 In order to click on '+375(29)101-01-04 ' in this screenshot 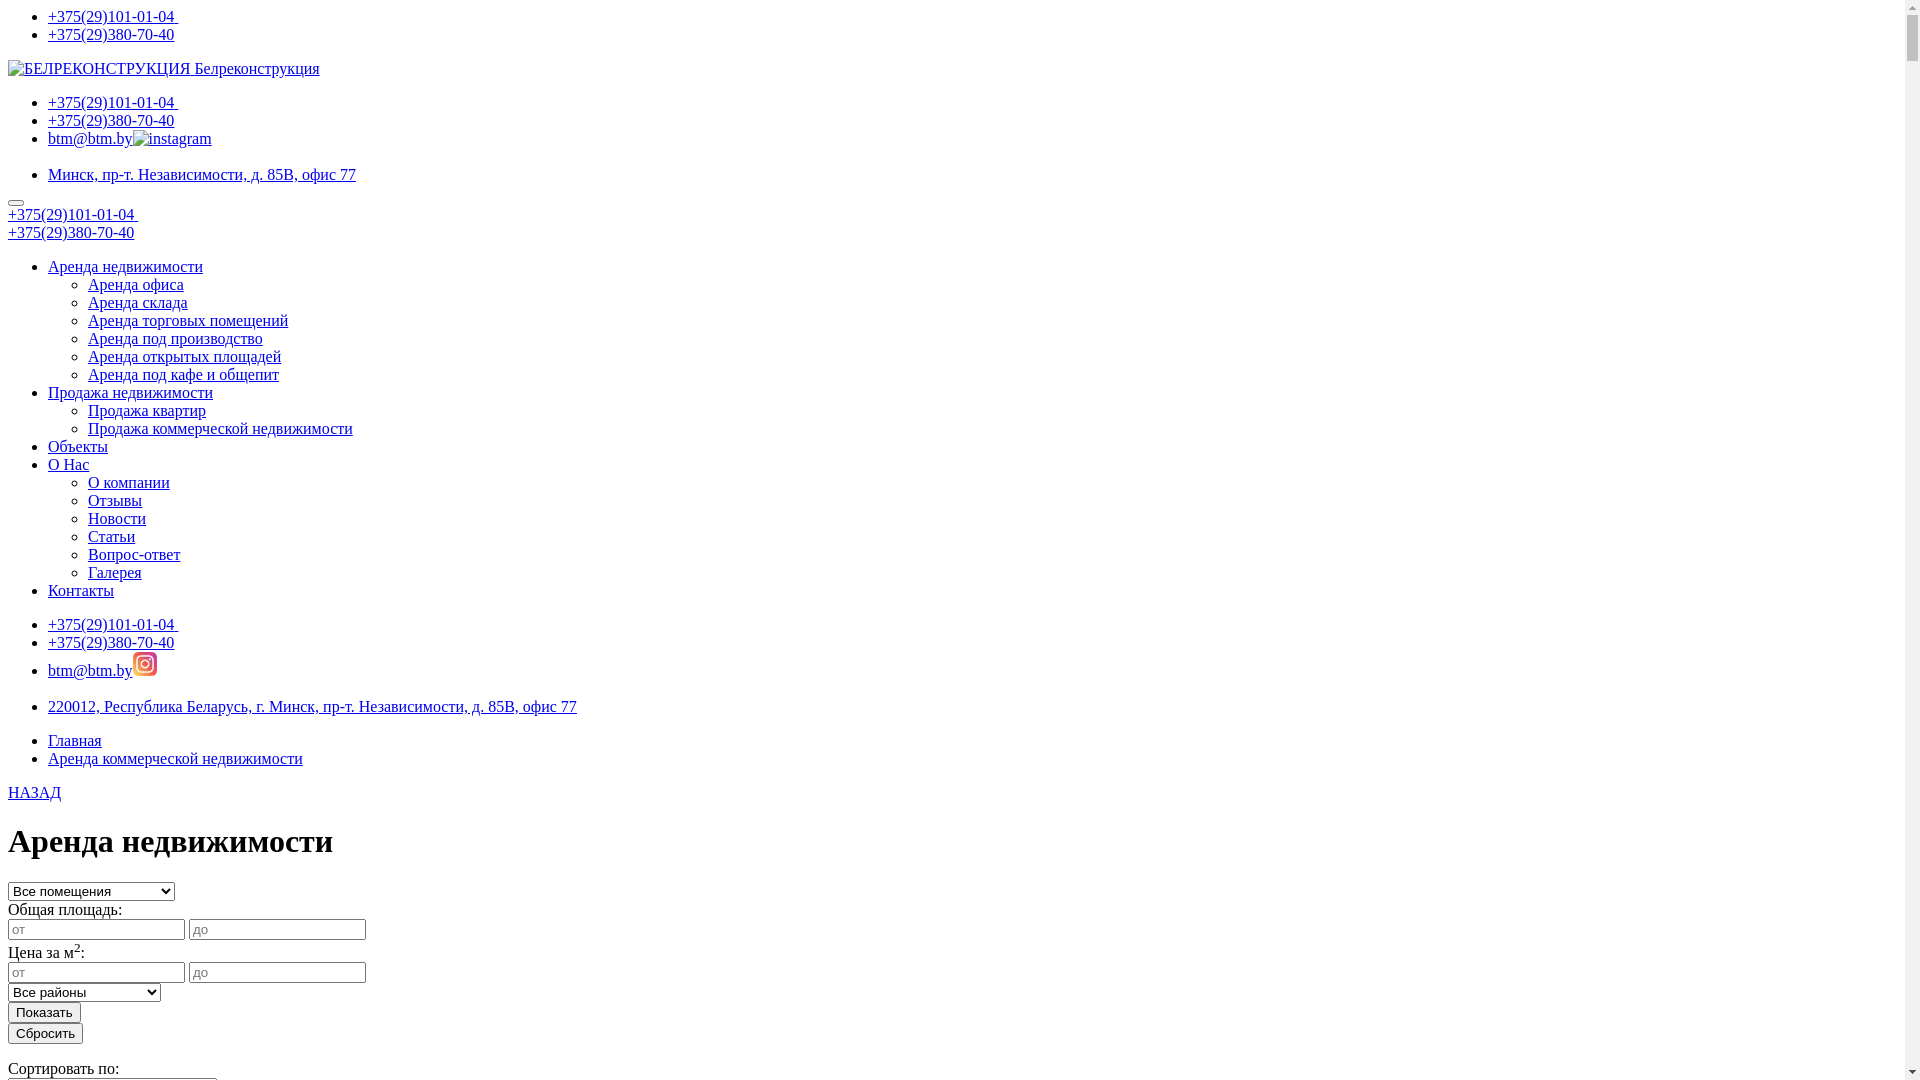, I will do `click(112, 623)`.